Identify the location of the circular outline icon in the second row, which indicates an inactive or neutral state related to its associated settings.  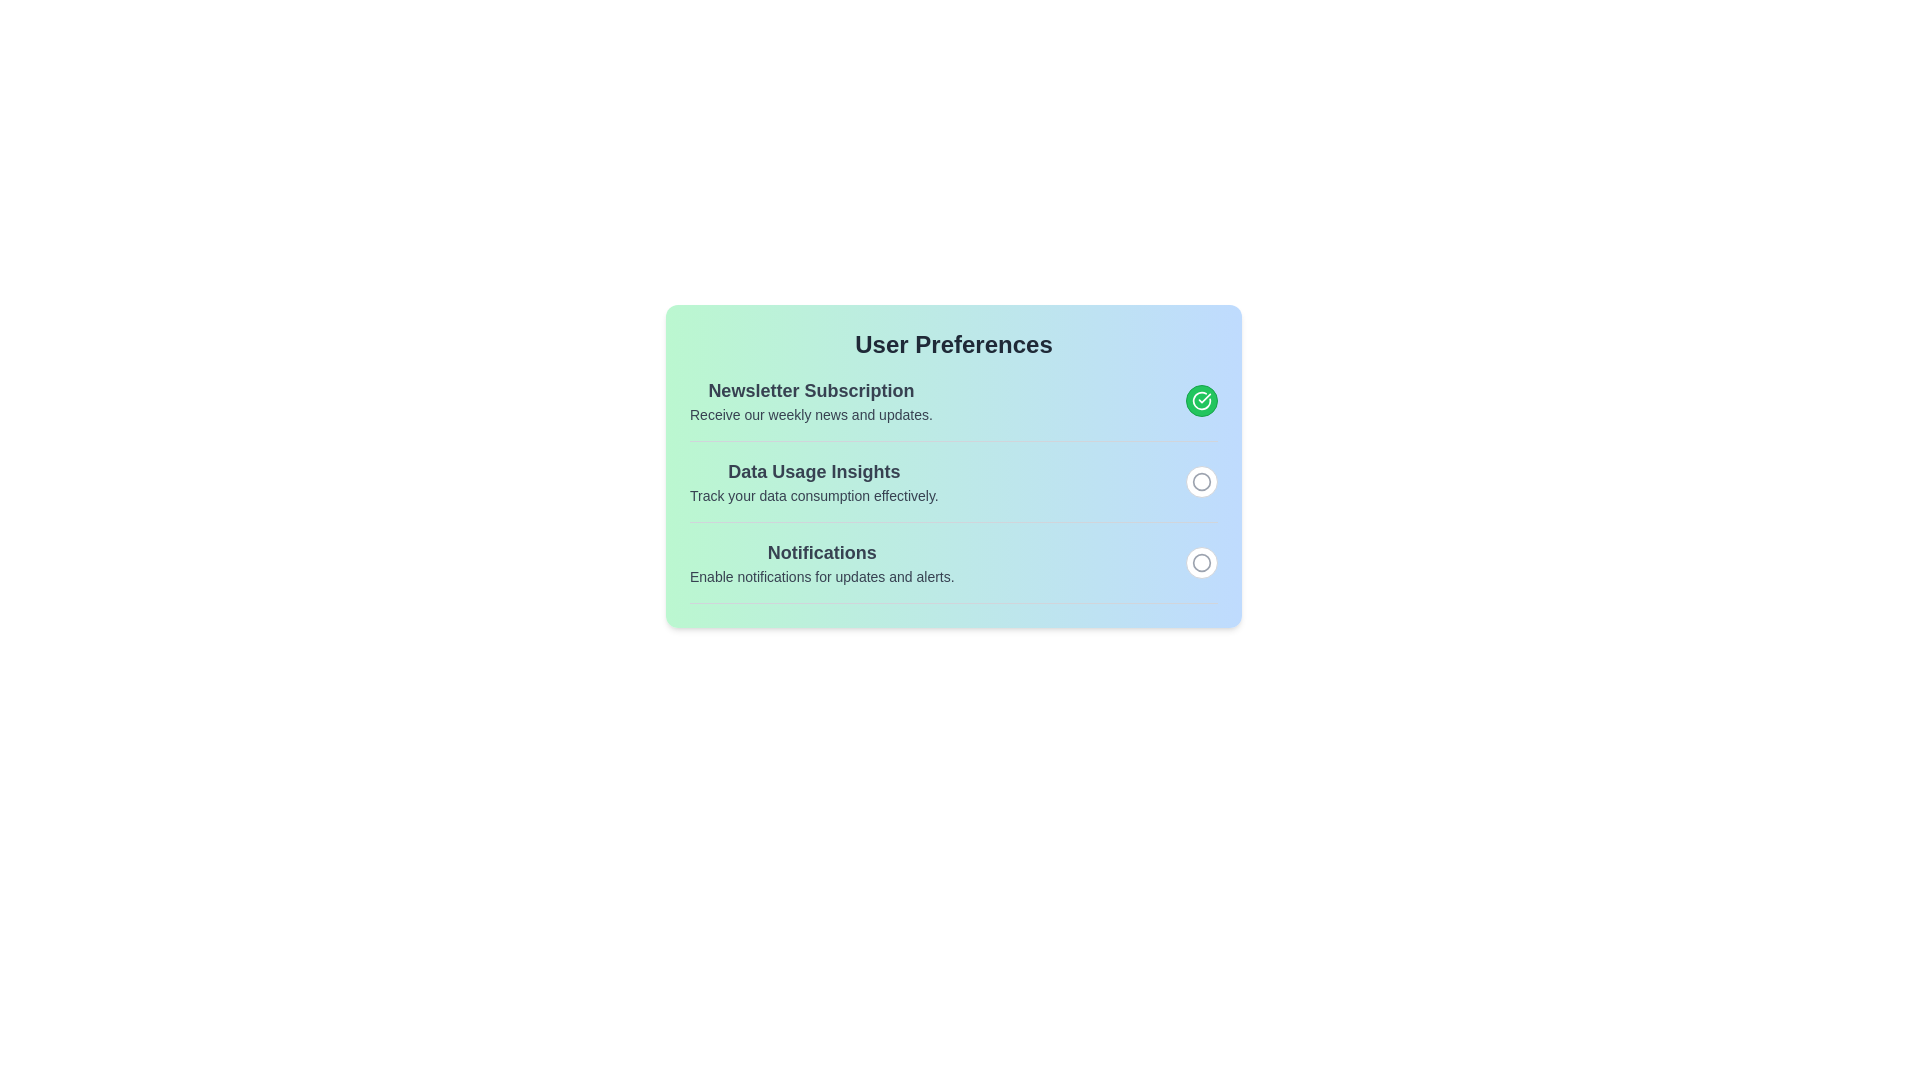
(1200, 563).